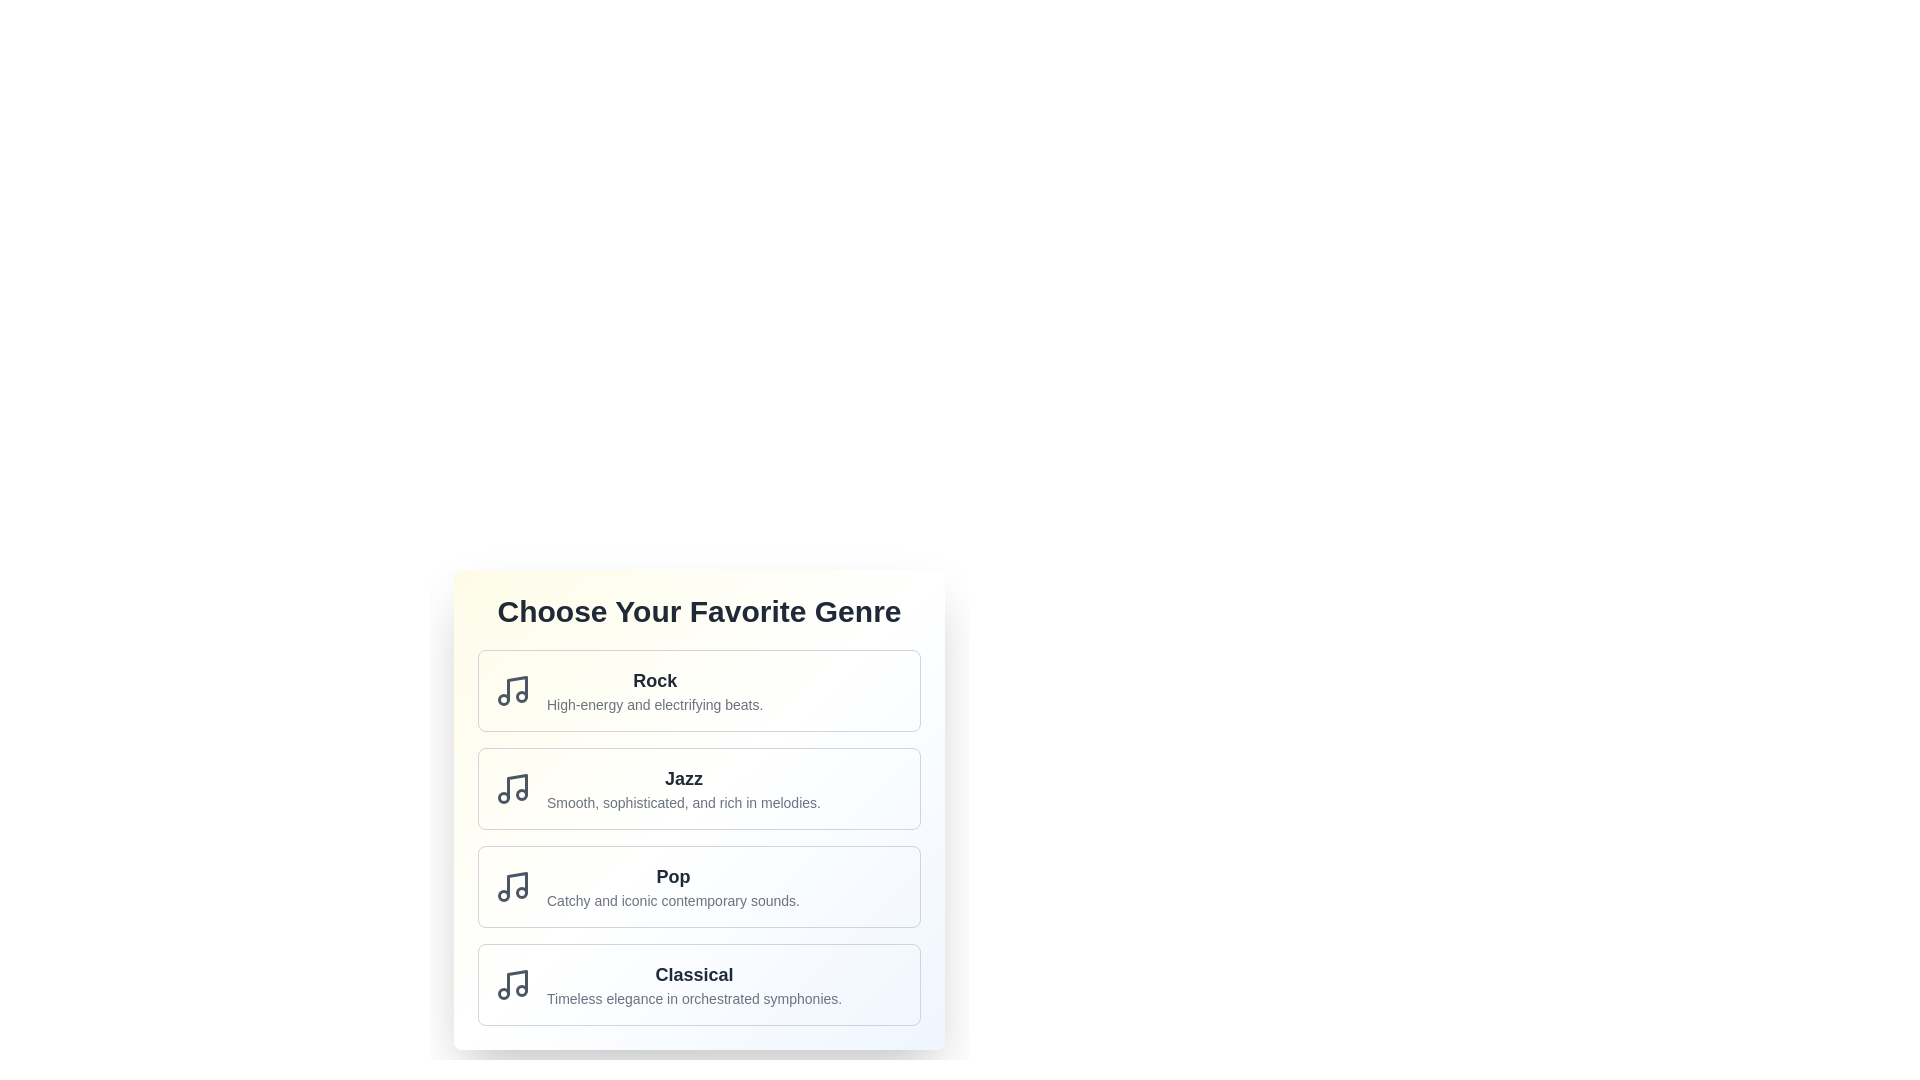 The image size is (1920, 1080). Describe the element at coordinates (517, 687) in the screenshot. I see `the vertical line icon that represents the music note in the upper left portion of the 'Rock' genre music icon` at that location.